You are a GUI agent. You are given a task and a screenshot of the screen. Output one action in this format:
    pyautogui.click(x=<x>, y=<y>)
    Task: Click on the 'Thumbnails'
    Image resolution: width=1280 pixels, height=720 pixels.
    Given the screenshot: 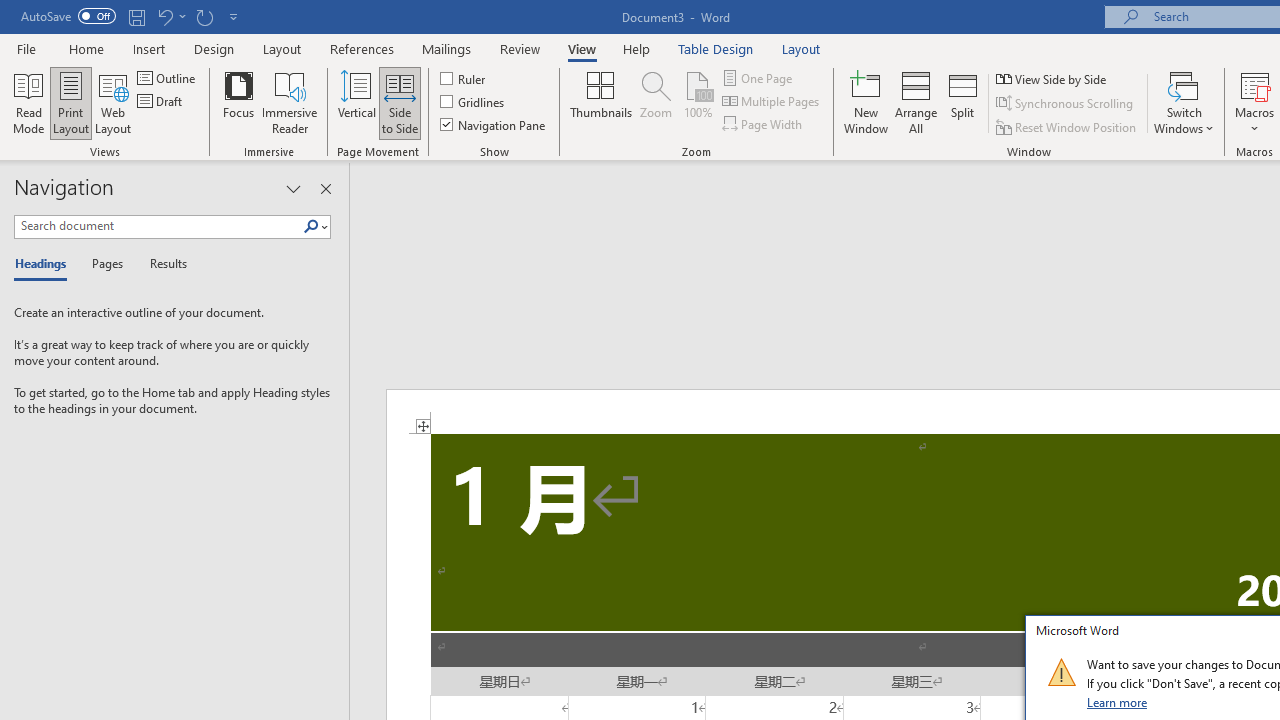 What is the action you would take?
    pyautogui.click(x=600, y=103)
    